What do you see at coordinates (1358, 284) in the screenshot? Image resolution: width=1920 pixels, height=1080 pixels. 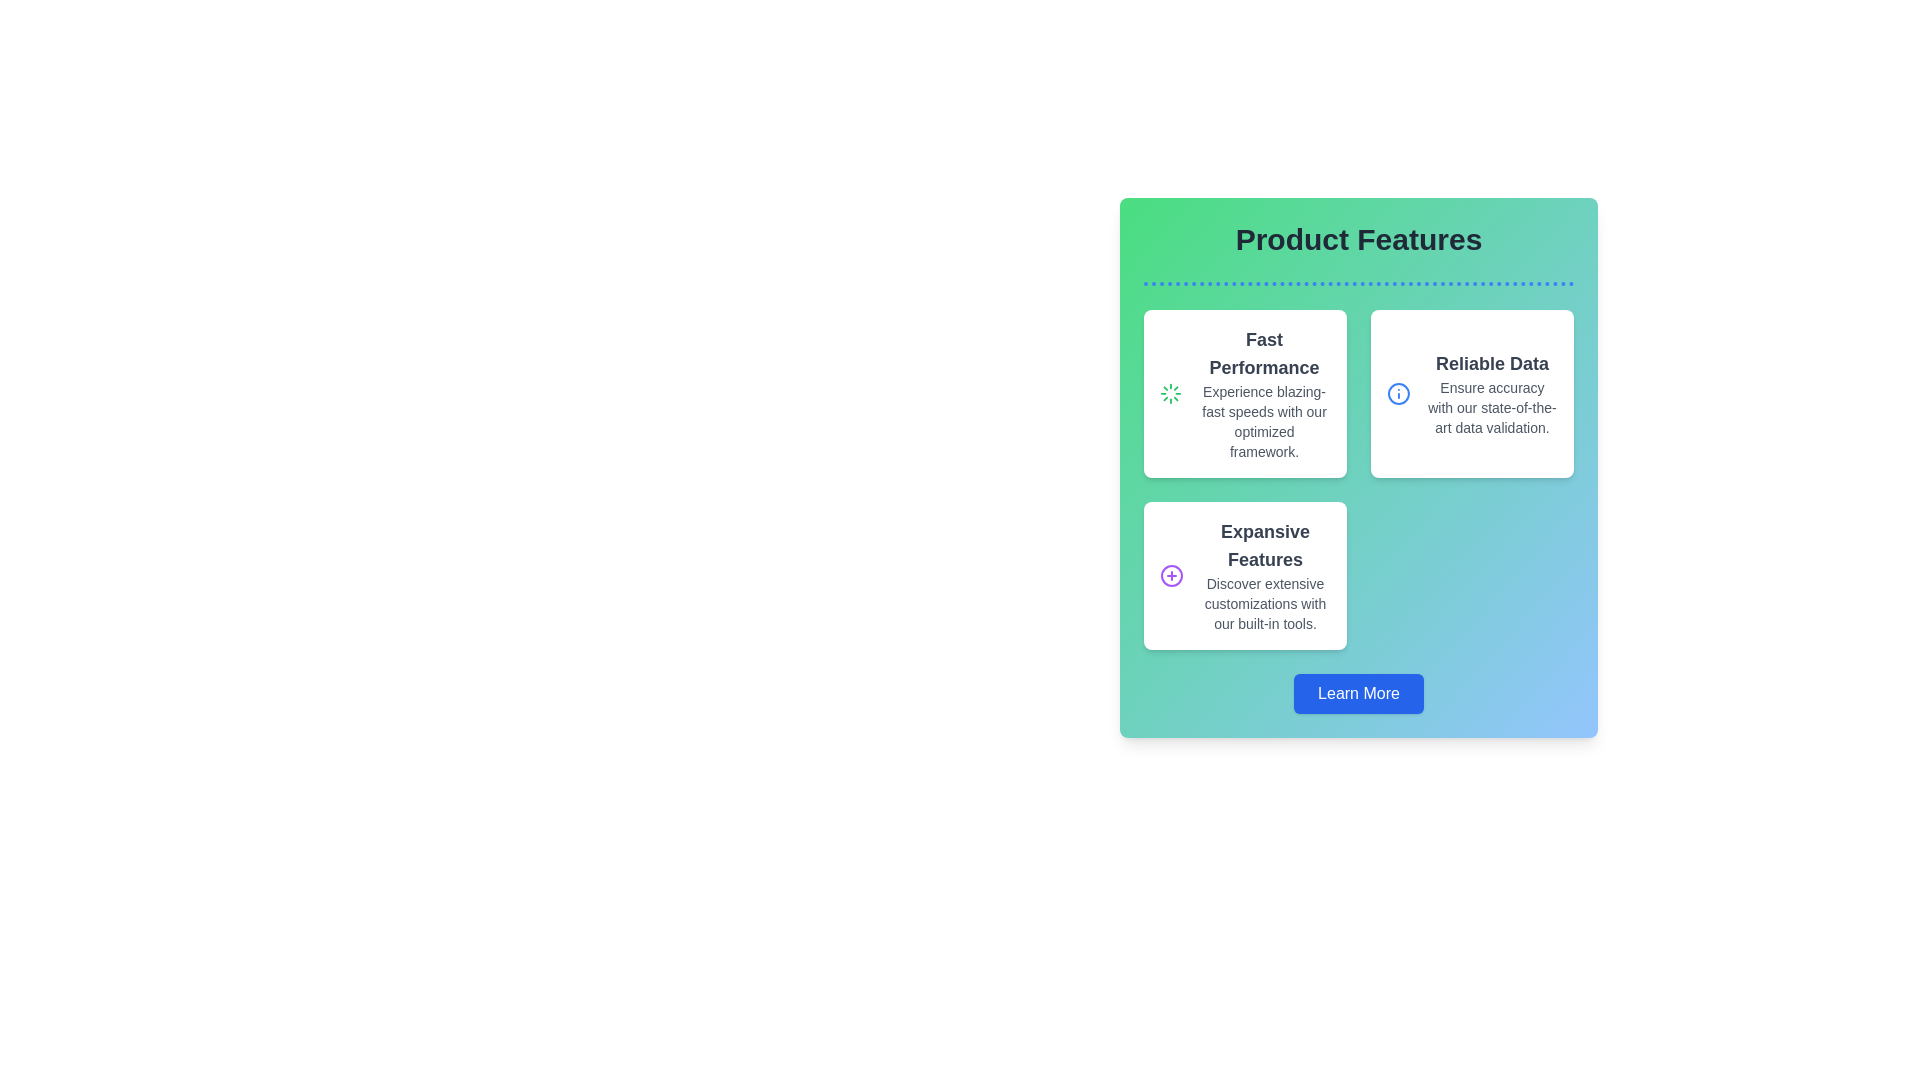 I see `the decorative dotted blue horizontal line separator located between the title 'Product Features' and the grid of feature descriptions` at bounding box center [1358, 284].